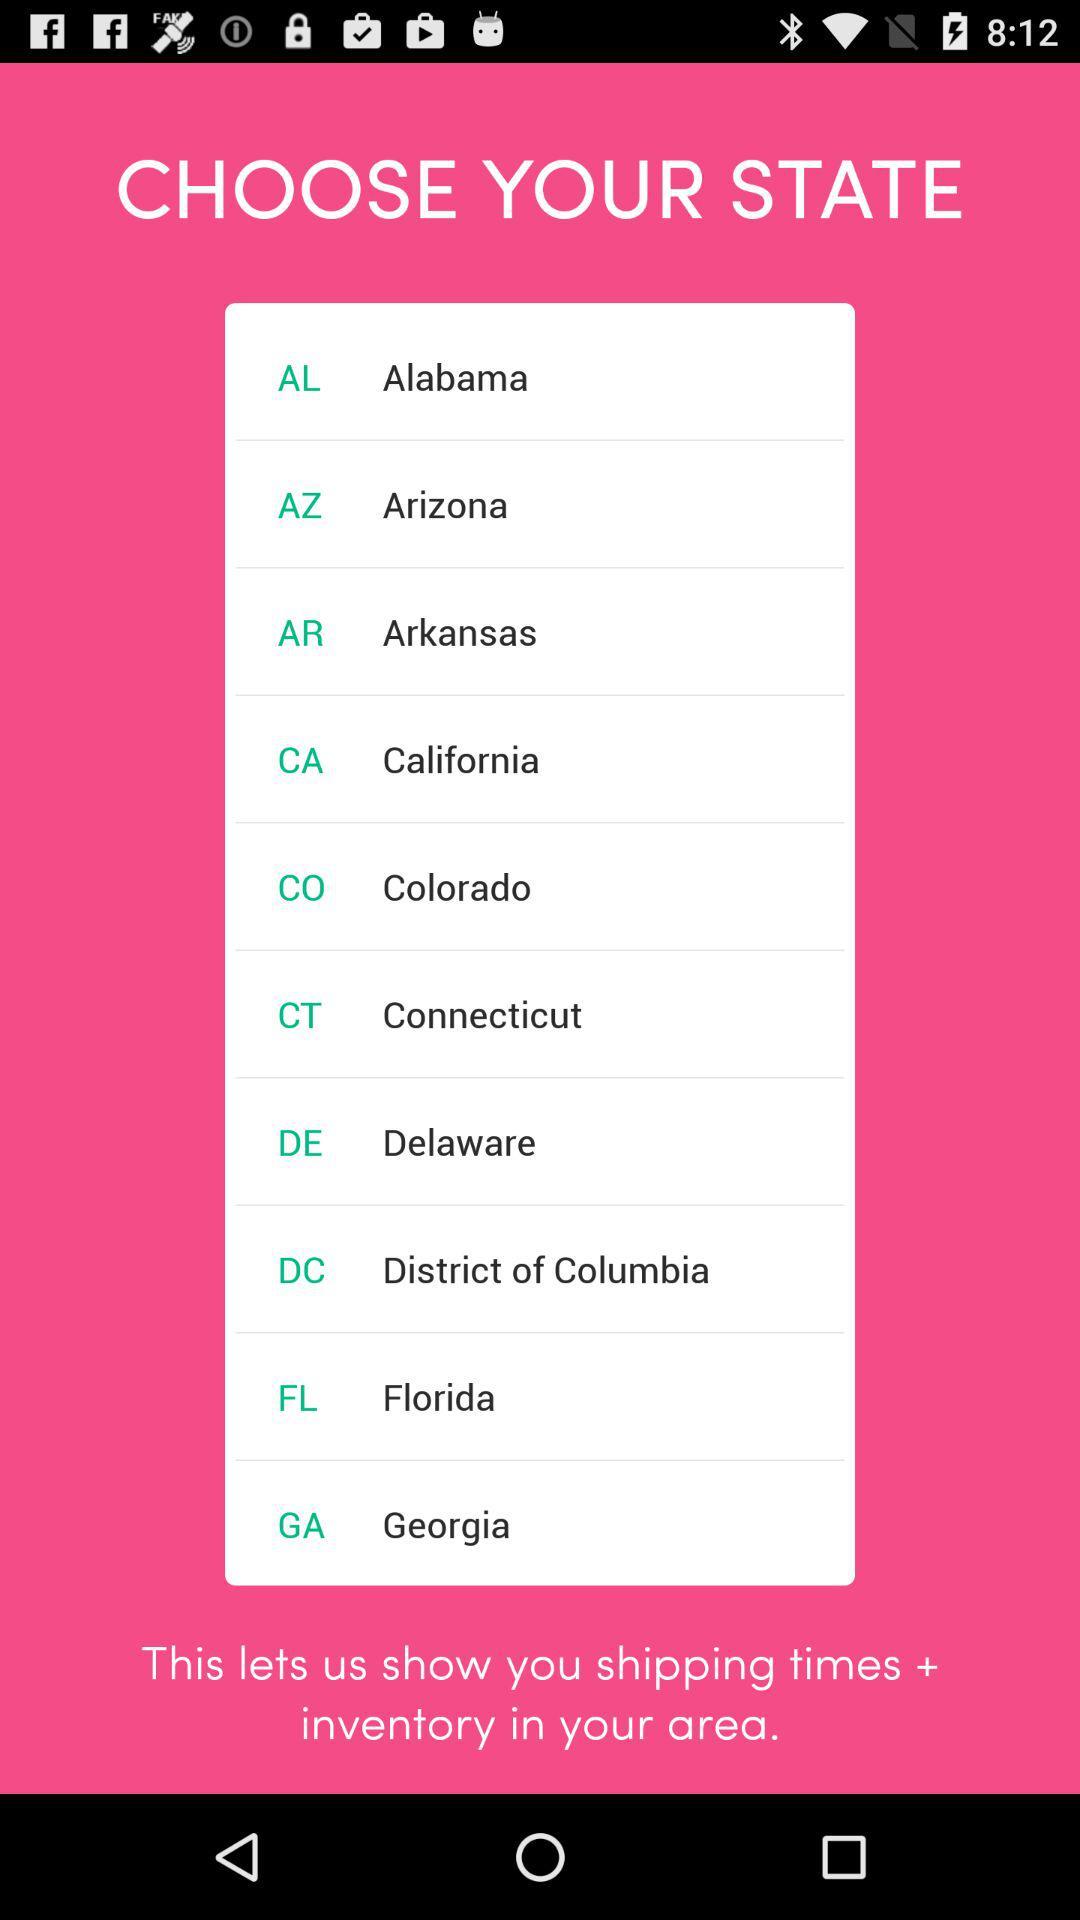 The image size is (1080, 1920). Describe the element at coordinates (455, 376) in the screenshot. I see `item to the right of al icon` at that location.